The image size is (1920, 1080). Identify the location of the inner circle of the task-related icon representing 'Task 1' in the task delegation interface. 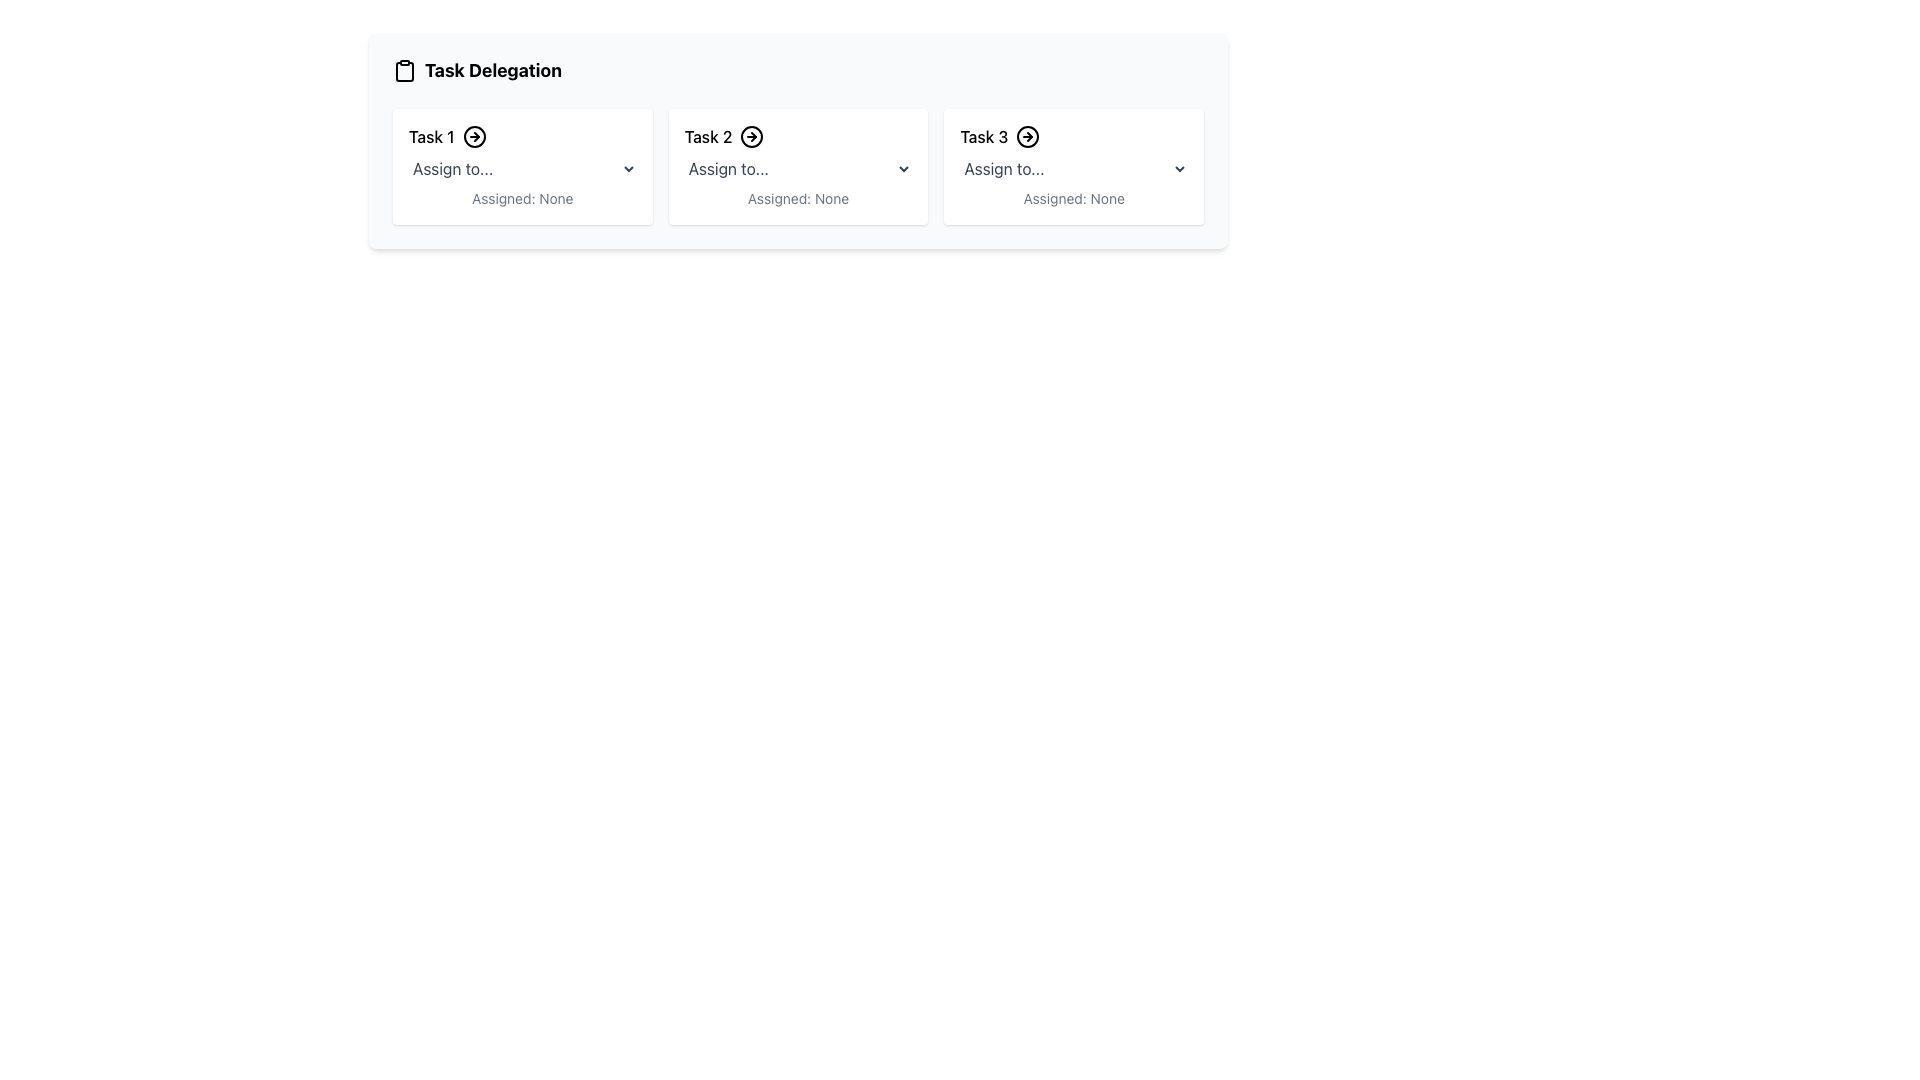
(473, 136).